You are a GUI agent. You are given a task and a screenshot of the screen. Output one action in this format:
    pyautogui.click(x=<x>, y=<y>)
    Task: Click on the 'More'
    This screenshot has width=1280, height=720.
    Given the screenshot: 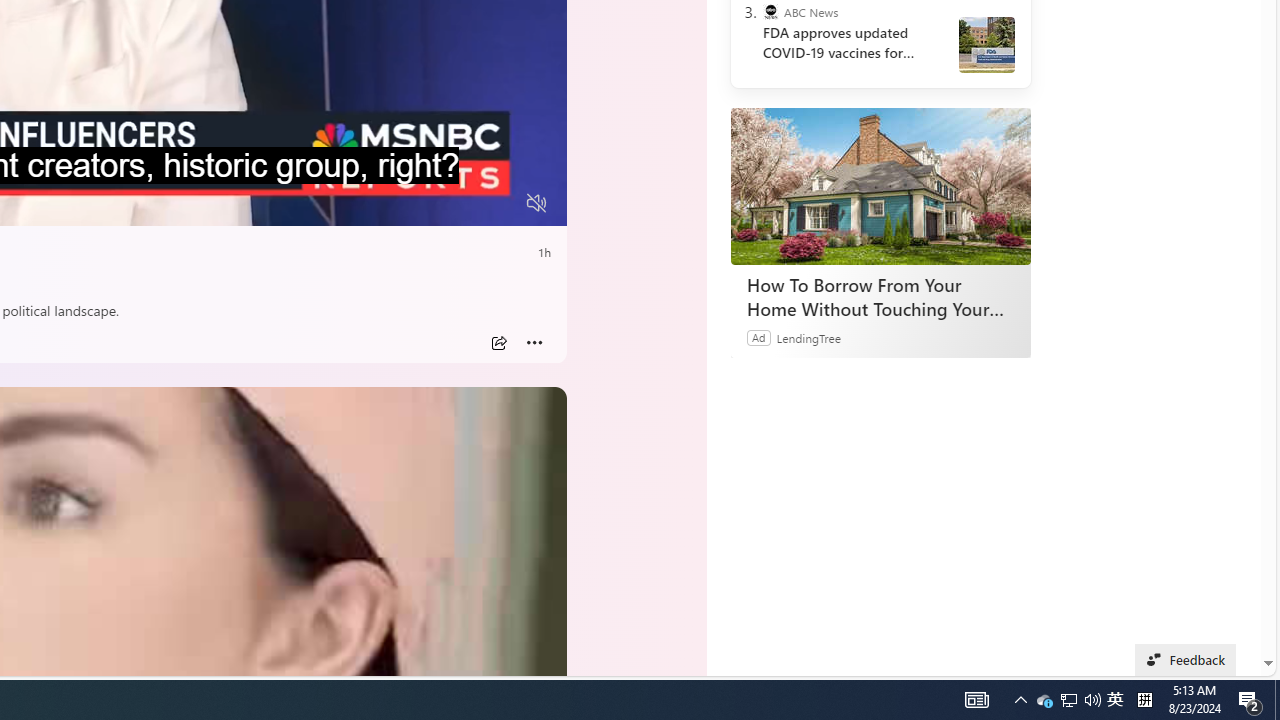 What is the action you would take?
    pyautogui.click(x=534, y=342)
    